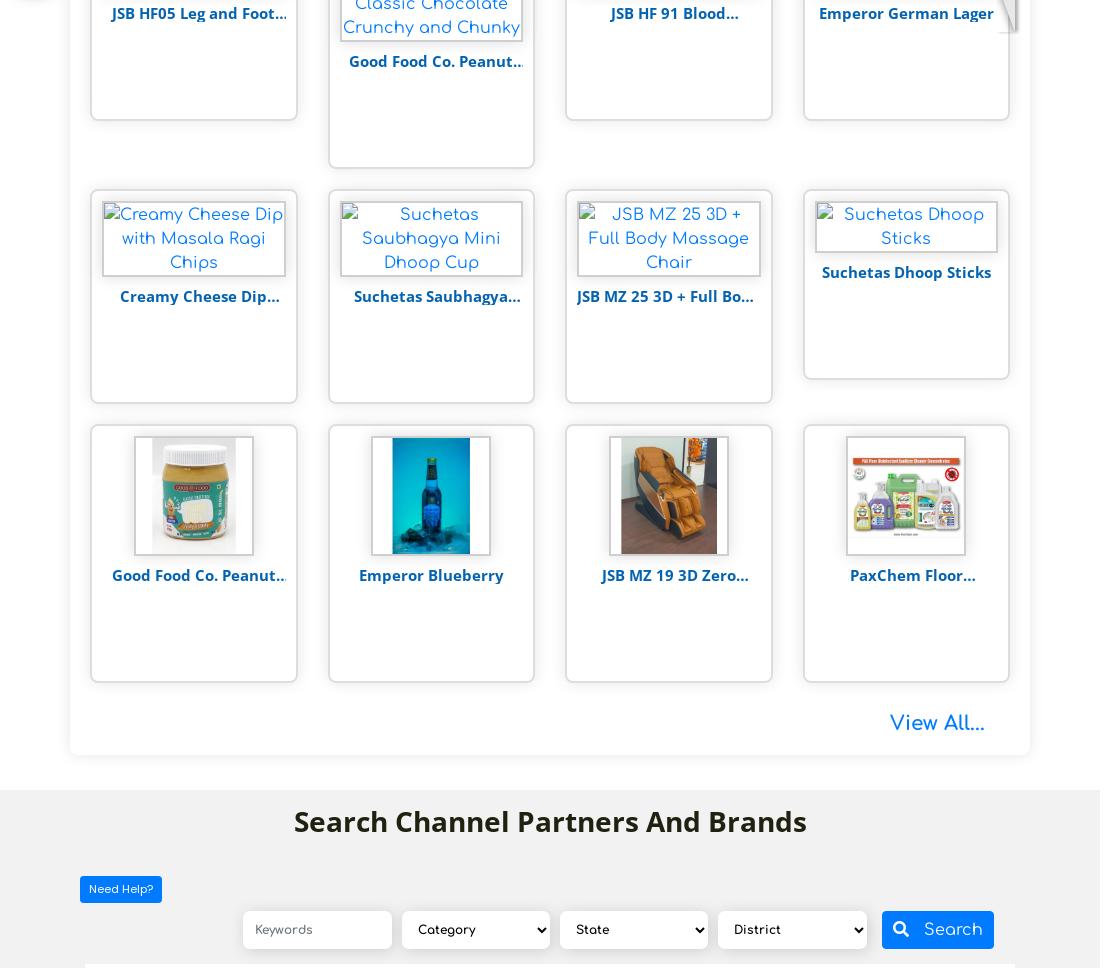  I want to click on 'JSB MZ 19 3D Zero Gravity Massage Chair', so click(667, 583).